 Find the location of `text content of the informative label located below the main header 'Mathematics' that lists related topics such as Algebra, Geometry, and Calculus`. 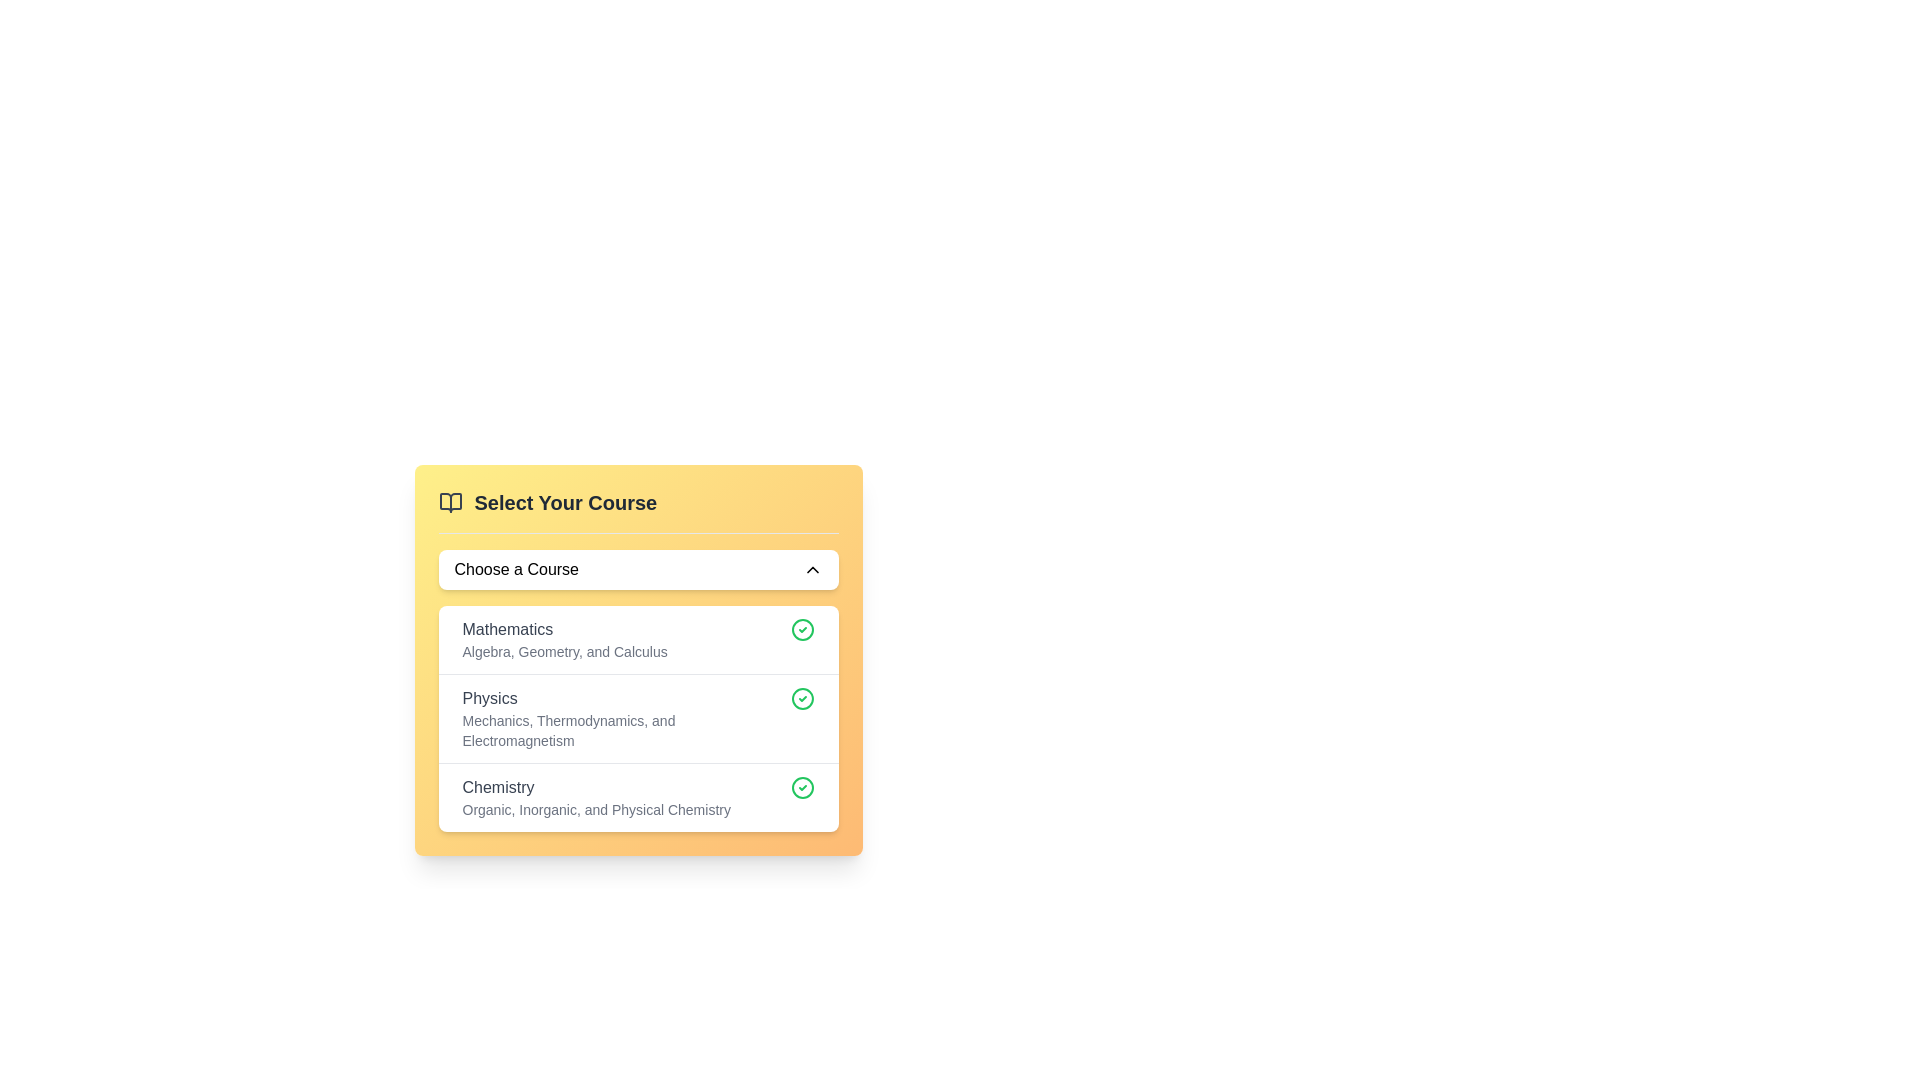

text content of the informative label located below the main header 'Mathematics' that lists related topics such as Algebra, Geometry, and Calculus is located at coordinates (564, 651).